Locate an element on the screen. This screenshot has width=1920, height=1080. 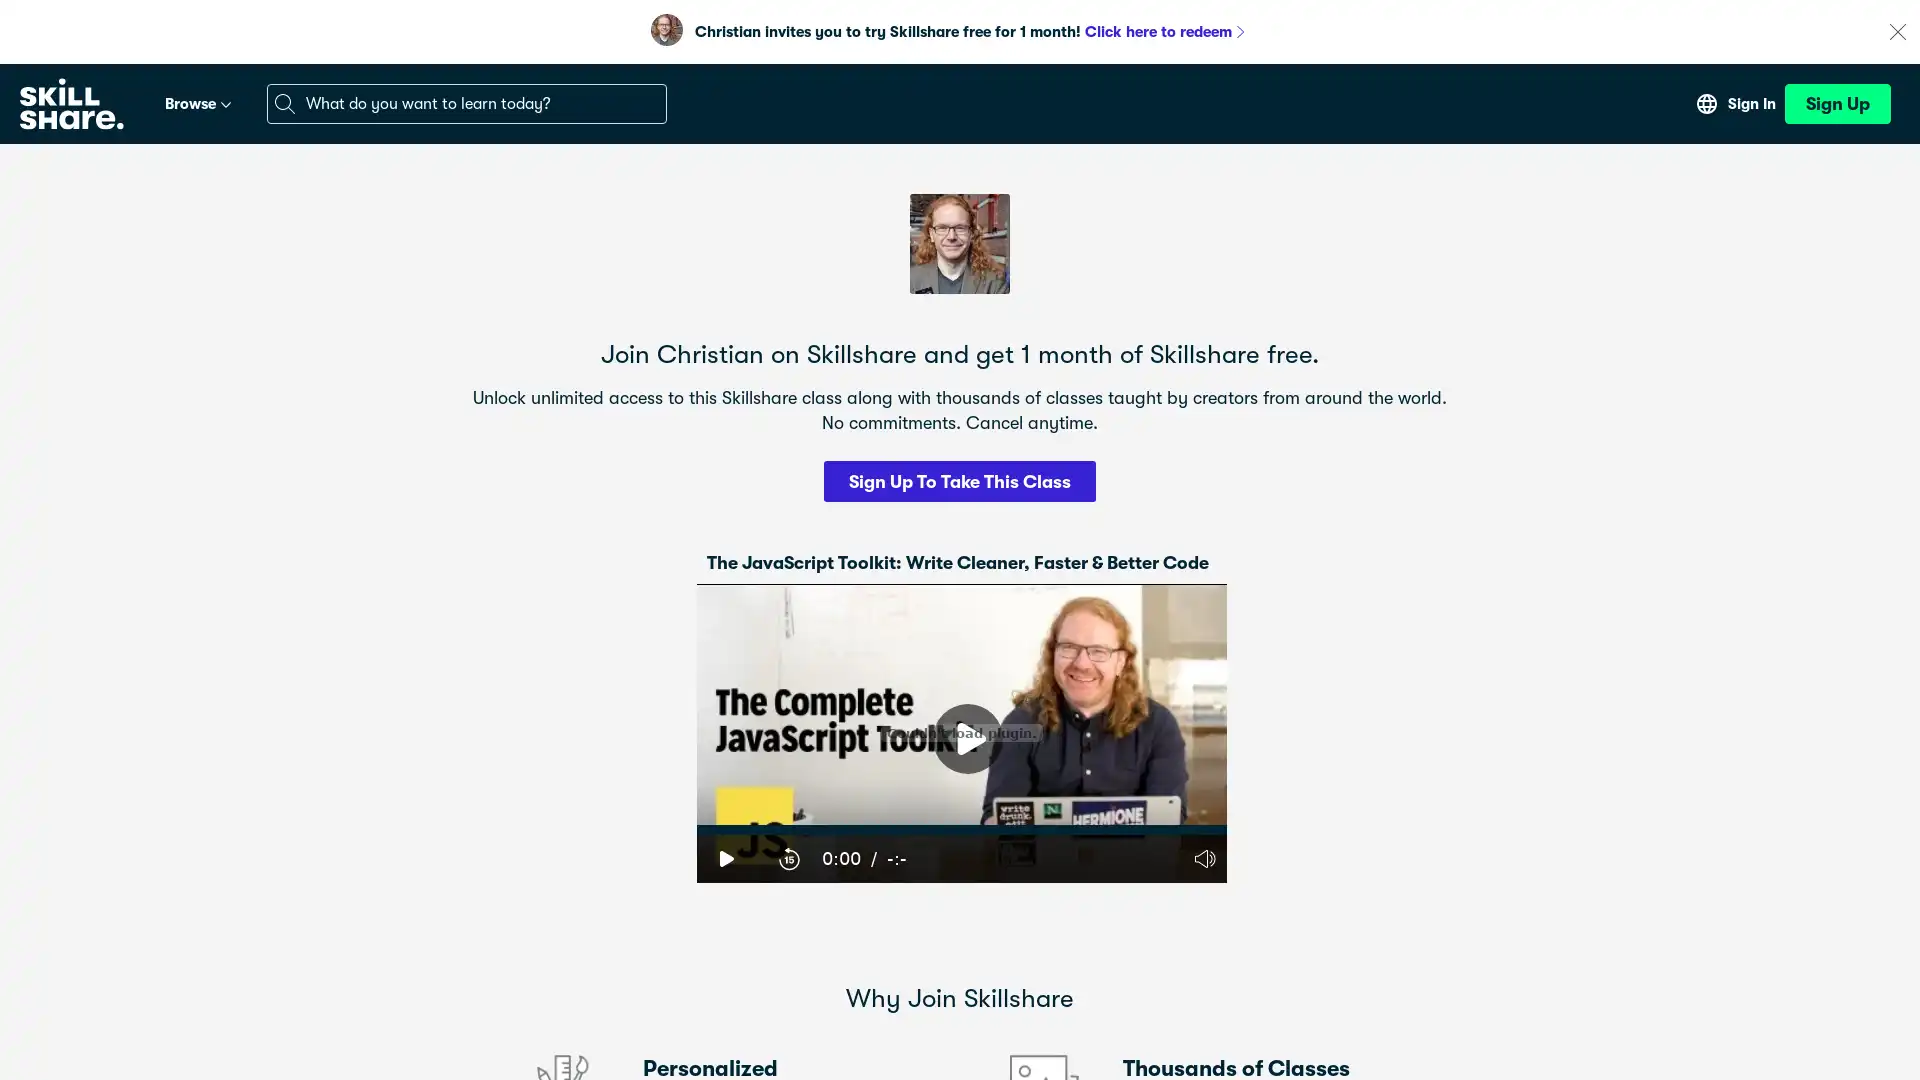
Play Video is located at coordinates (968, 739).